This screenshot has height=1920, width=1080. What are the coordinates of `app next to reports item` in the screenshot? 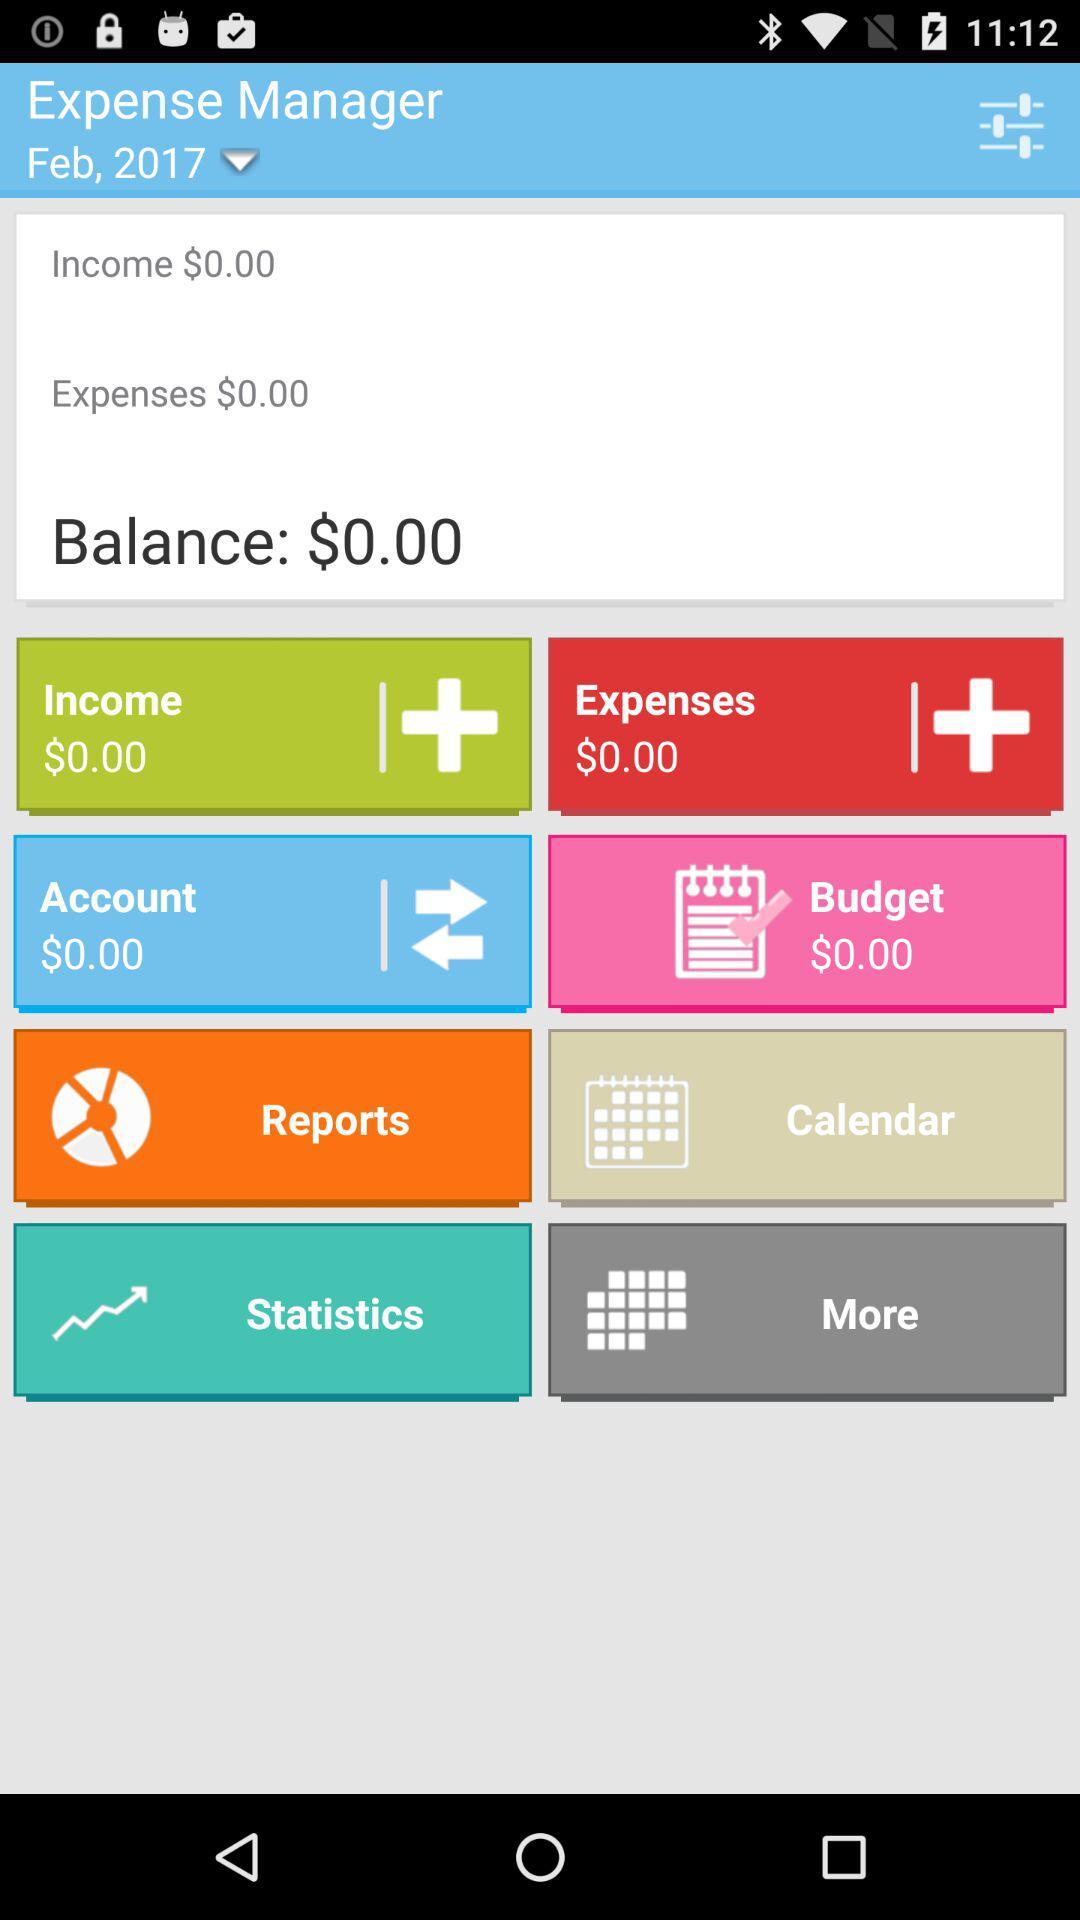 It's located at (806, 1117).